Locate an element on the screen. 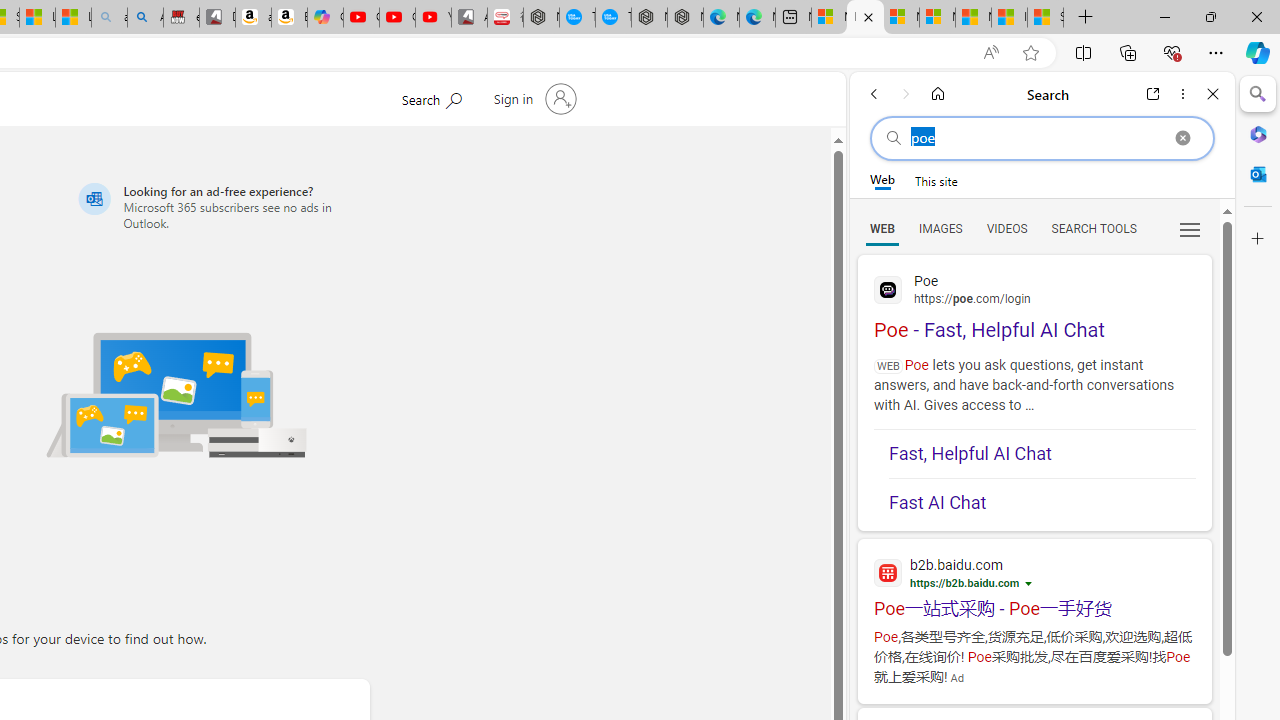 This screenshot has height=720, width=1280. 'Microsoft account | Privacy' is located at coordinates (936, 17).